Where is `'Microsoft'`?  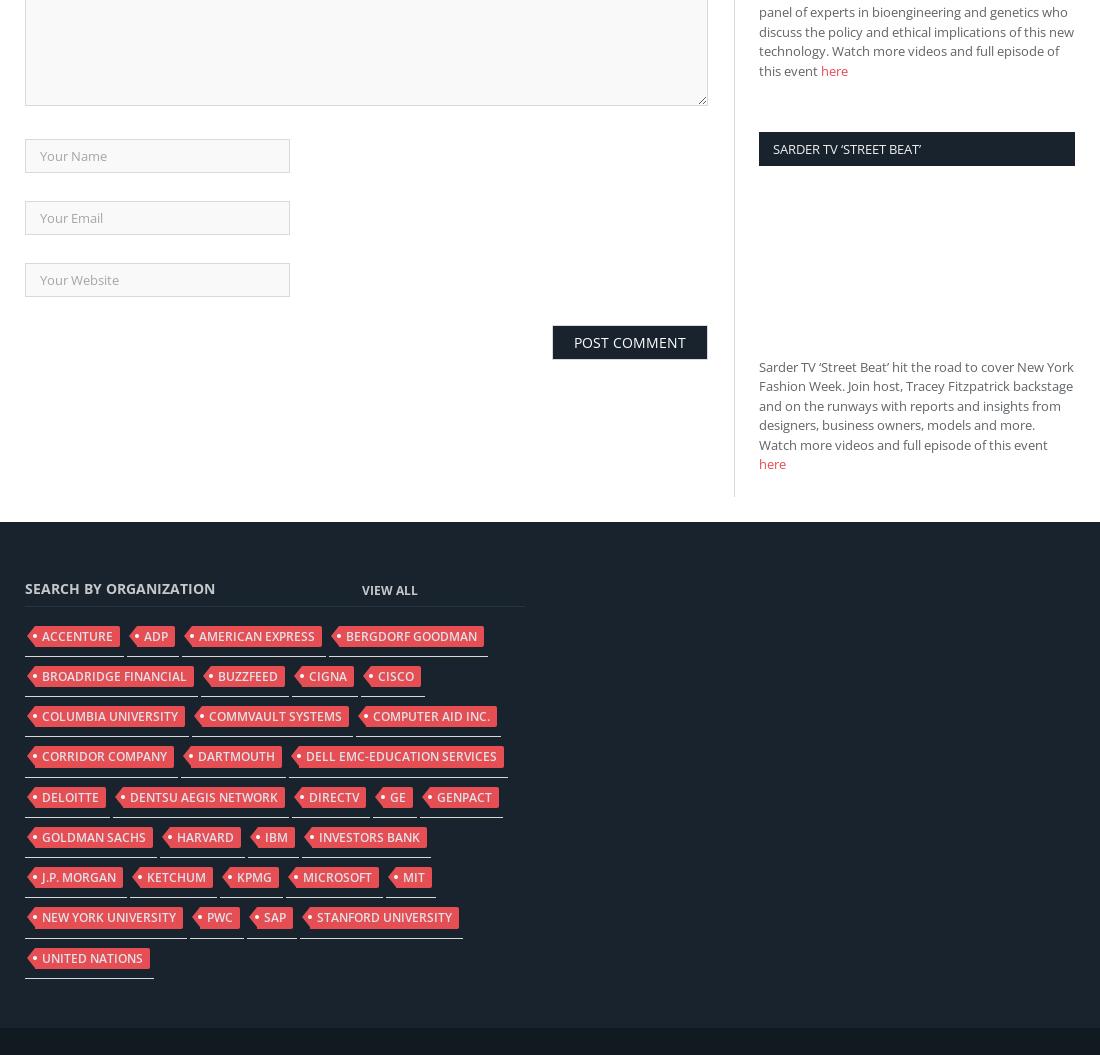
'Microsoft' is located at coordinates (336, 877).